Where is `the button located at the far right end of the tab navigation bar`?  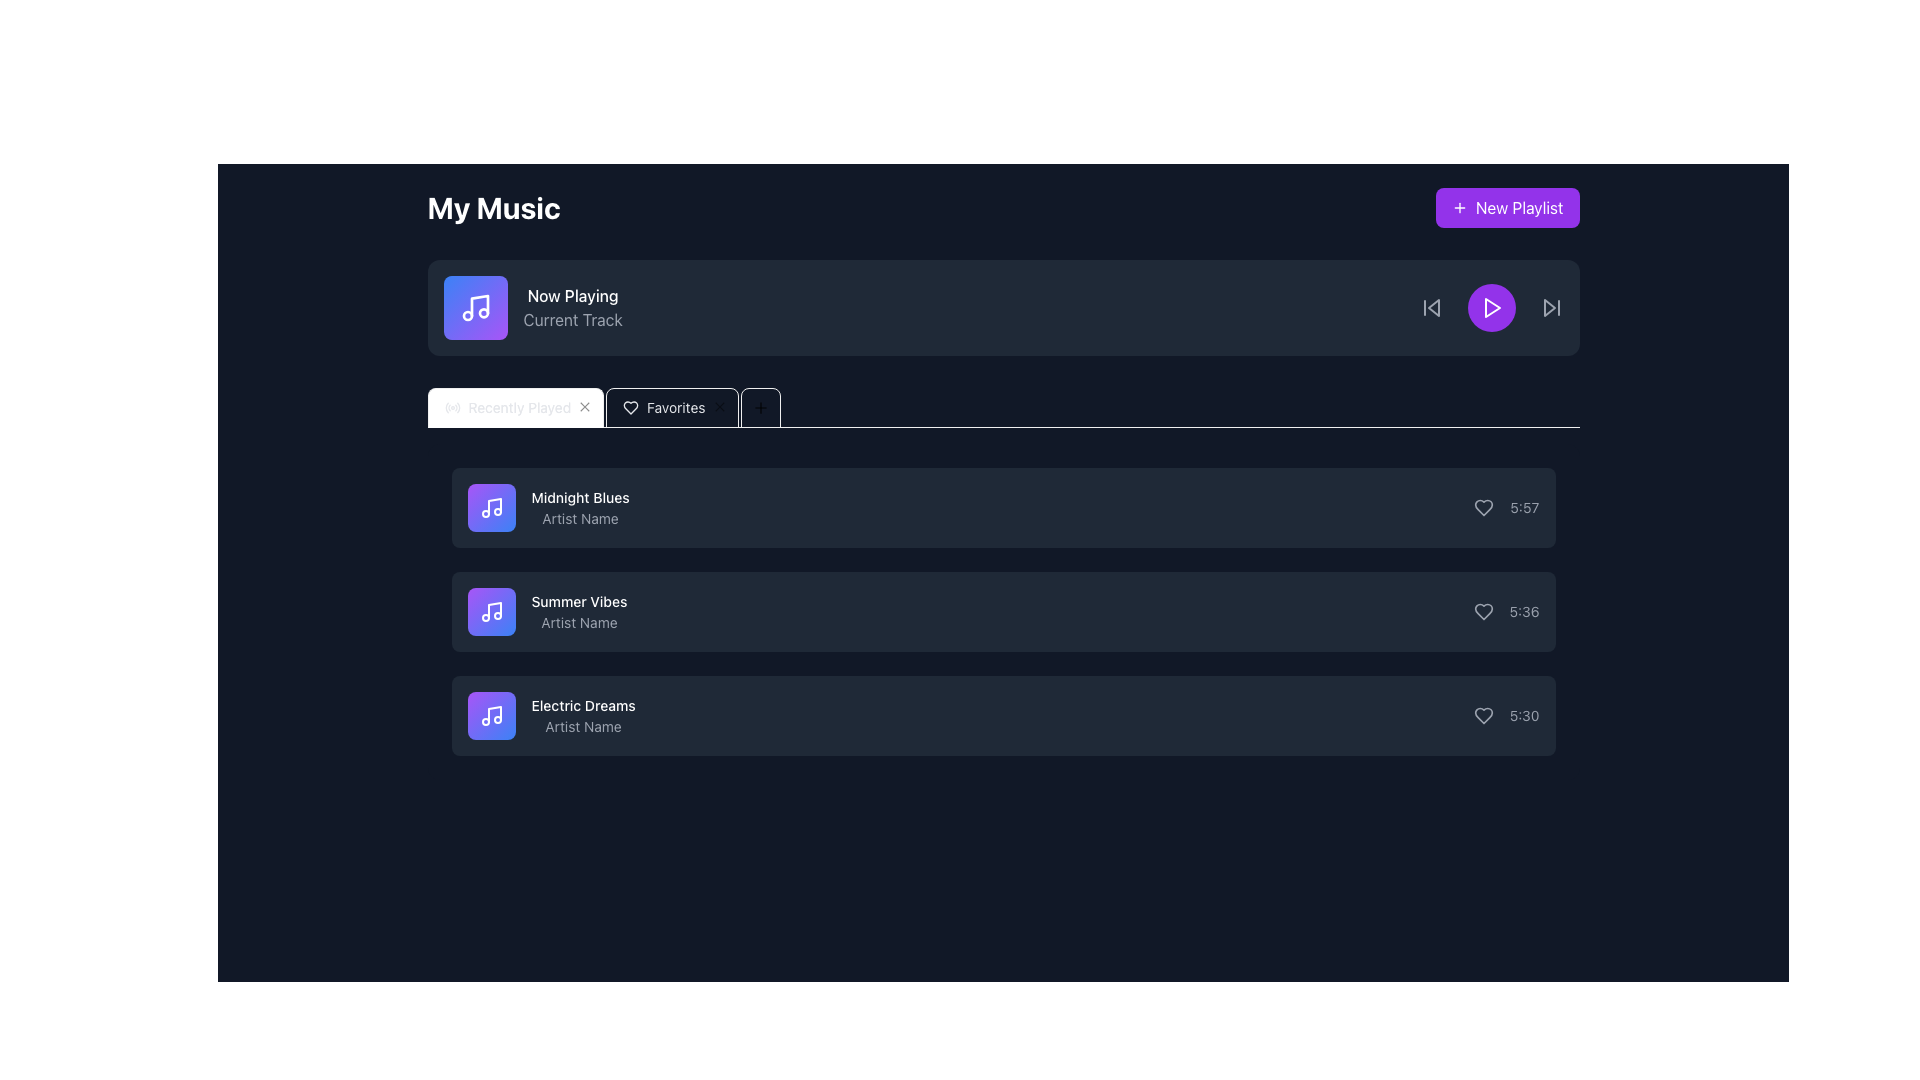
the button located at the far right end of the tab navigation bar is located at coordinates (759, 407).